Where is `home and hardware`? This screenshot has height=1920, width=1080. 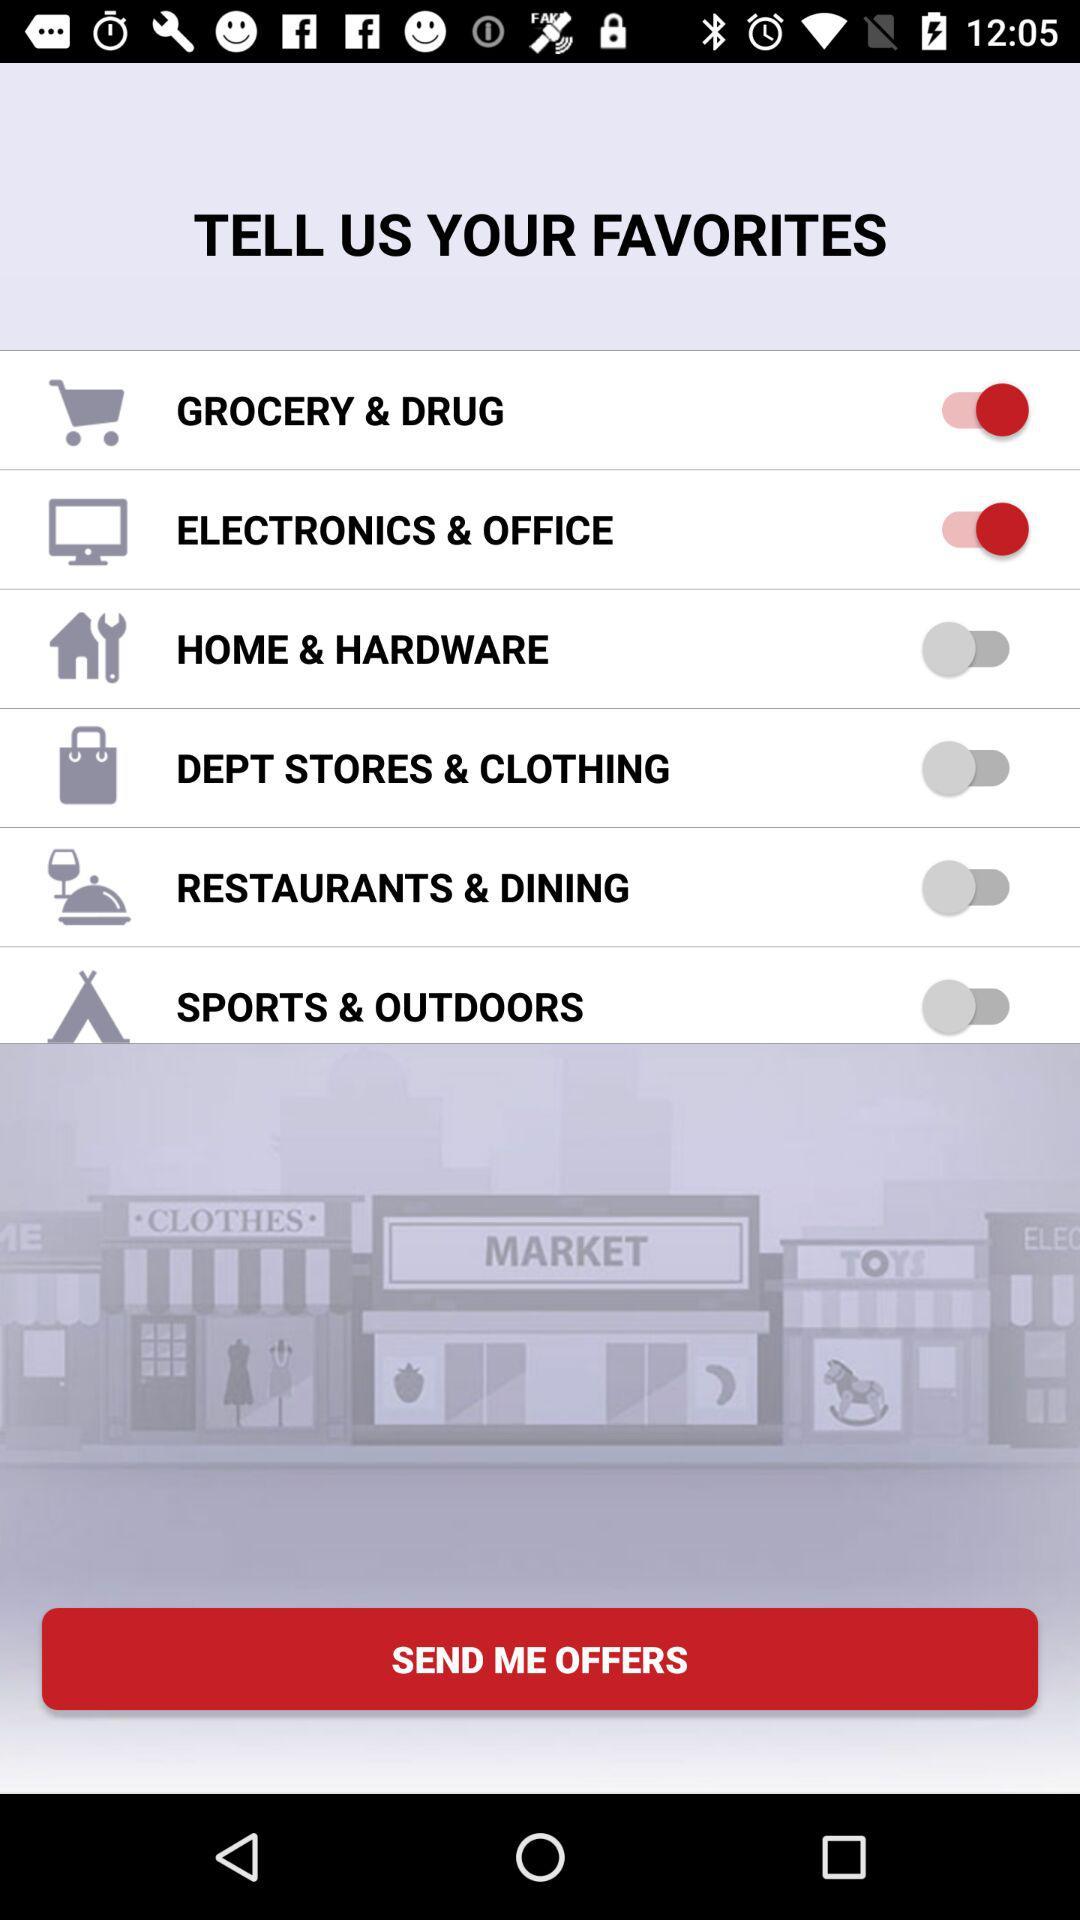
home and hardware is located at coordinates (974, 648).